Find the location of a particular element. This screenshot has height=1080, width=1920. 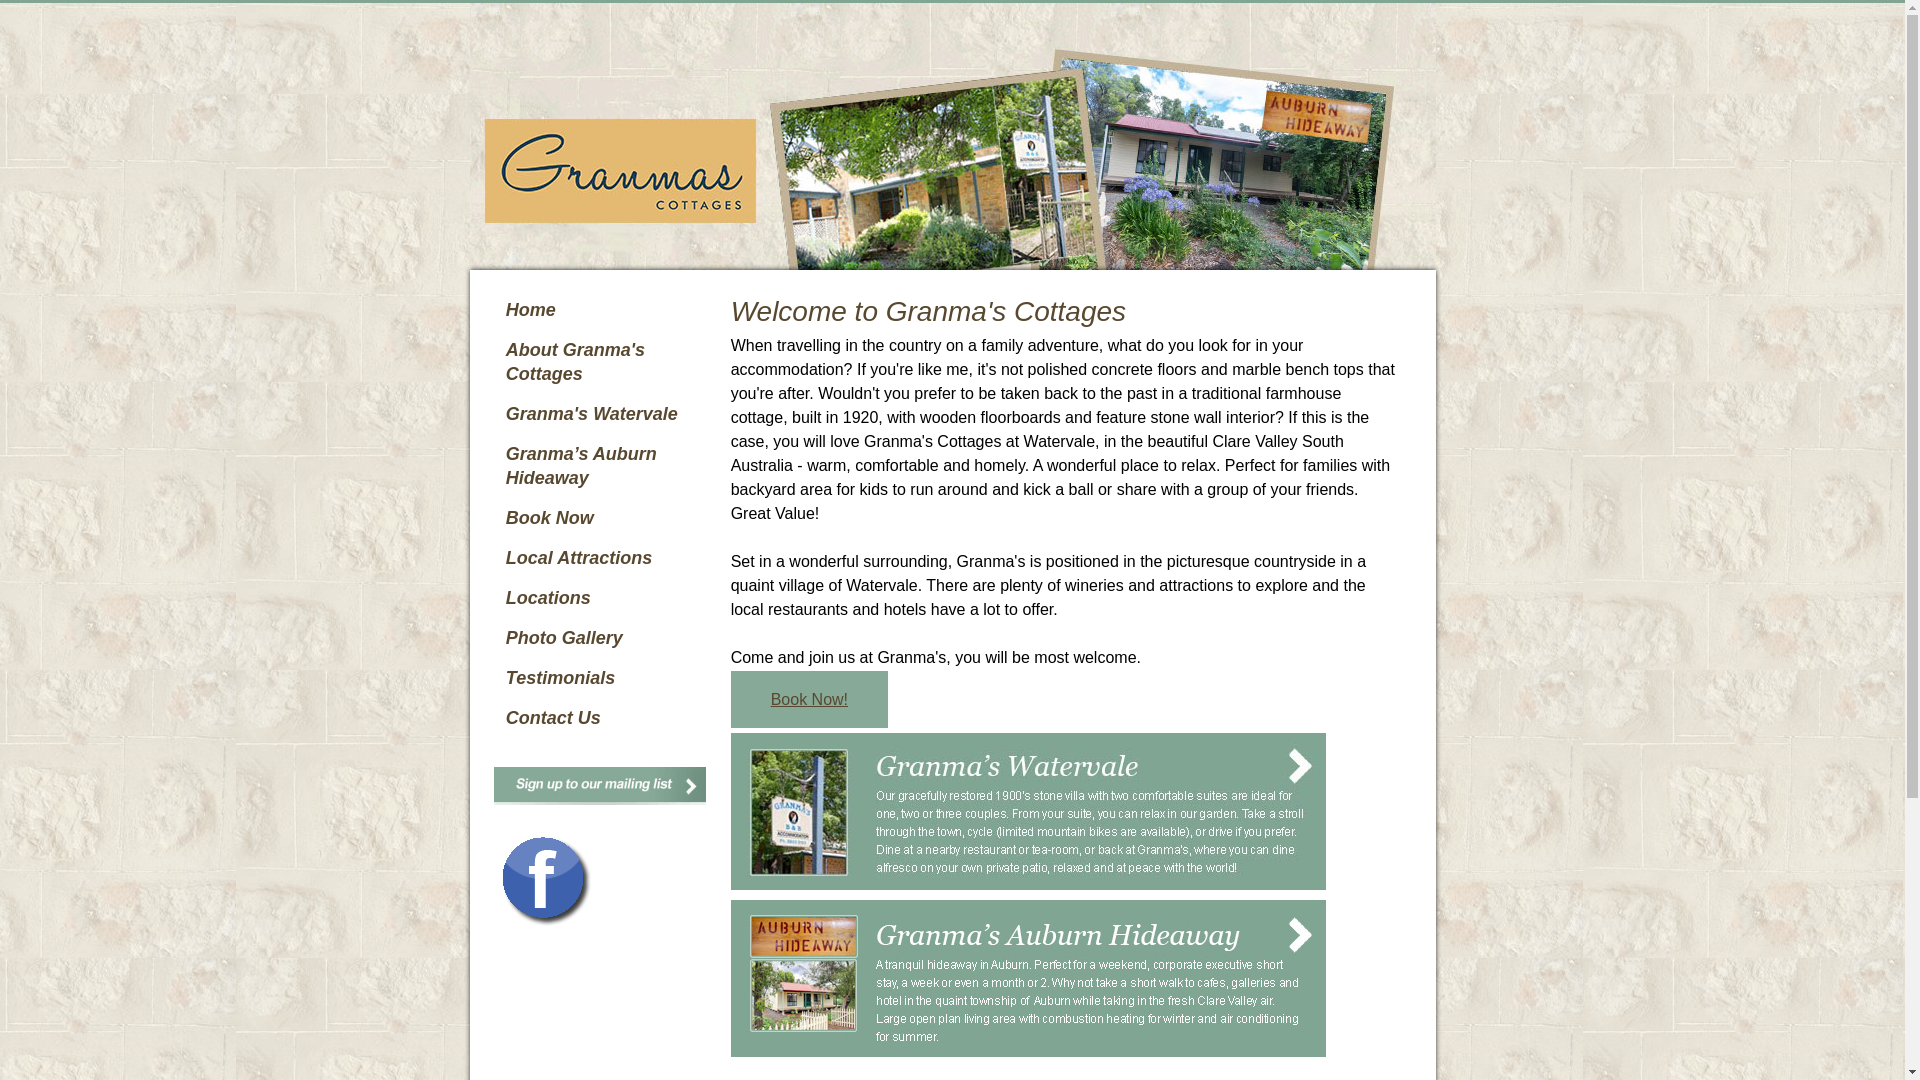

'Contact Us' is located at coordinates (603, 716).